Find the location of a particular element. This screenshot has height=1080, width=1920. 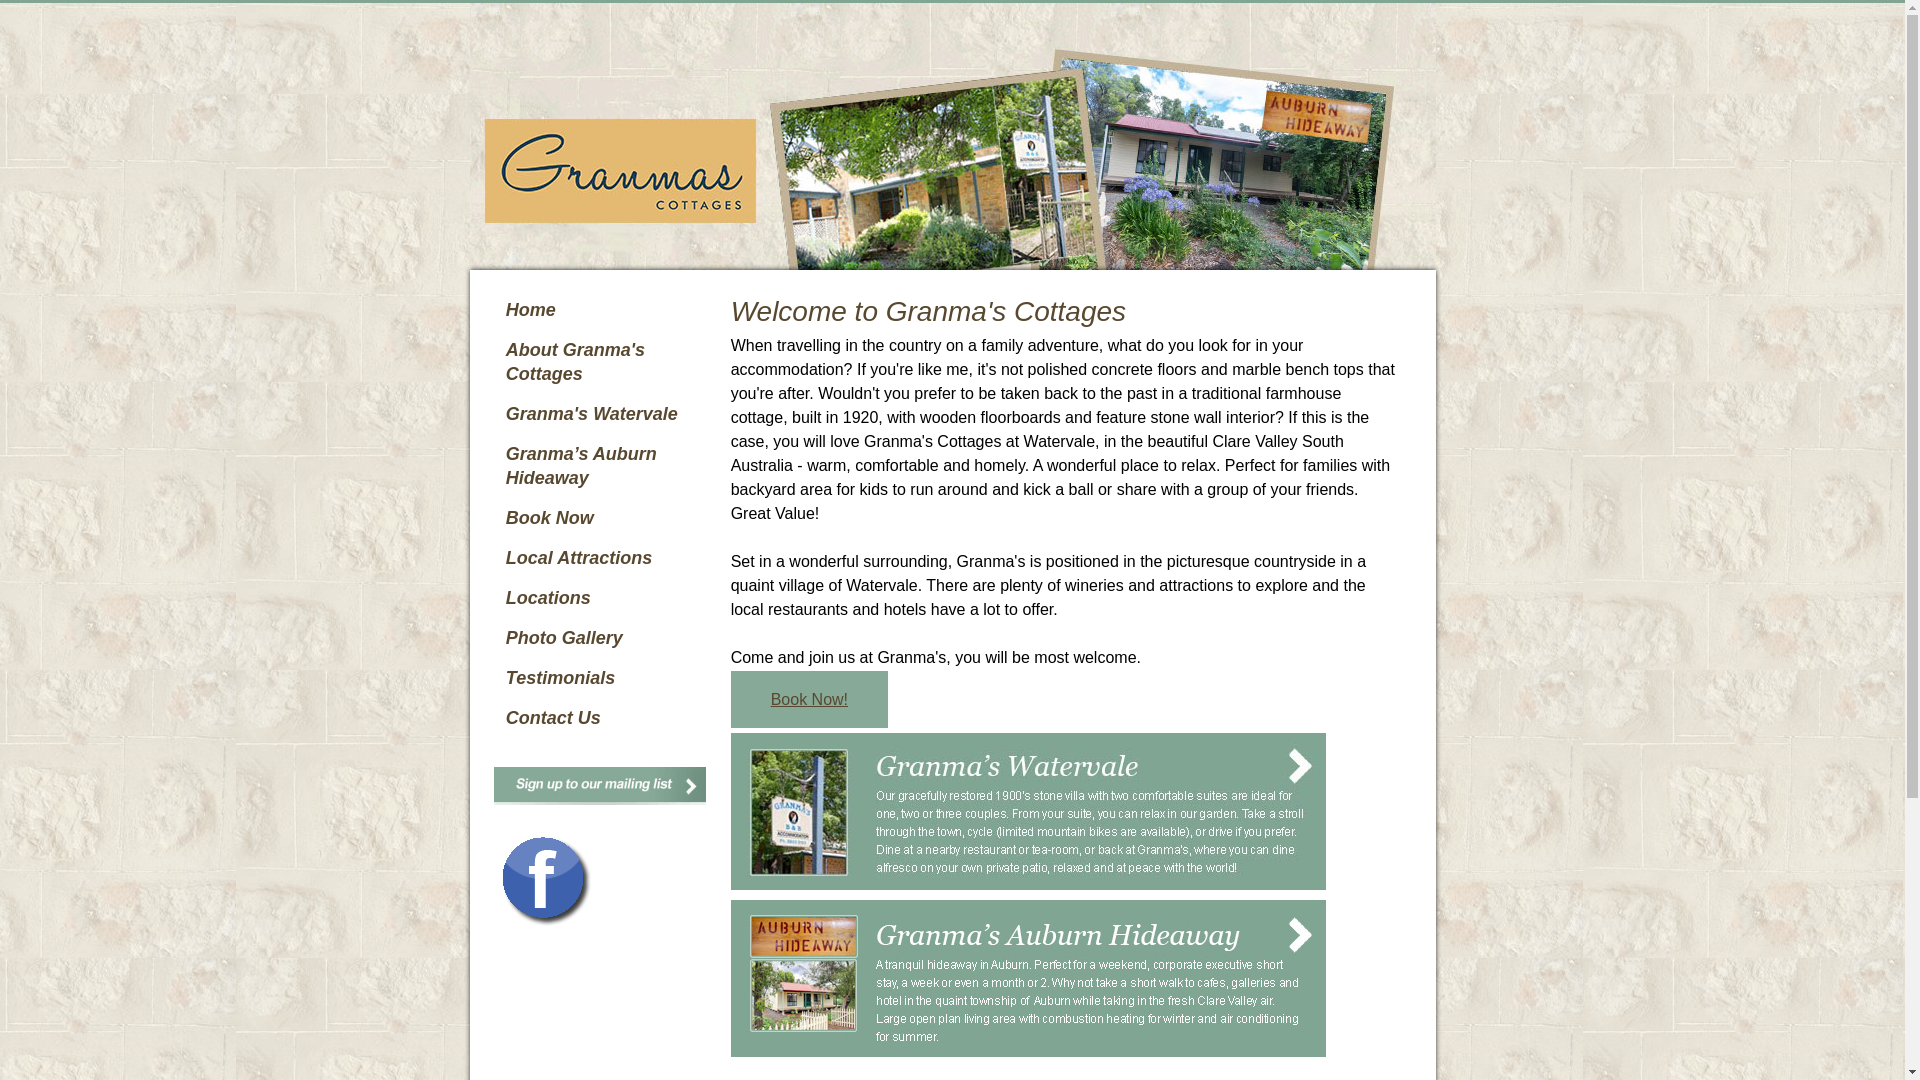

'Contact Us' is located at coordinates (603, 716).